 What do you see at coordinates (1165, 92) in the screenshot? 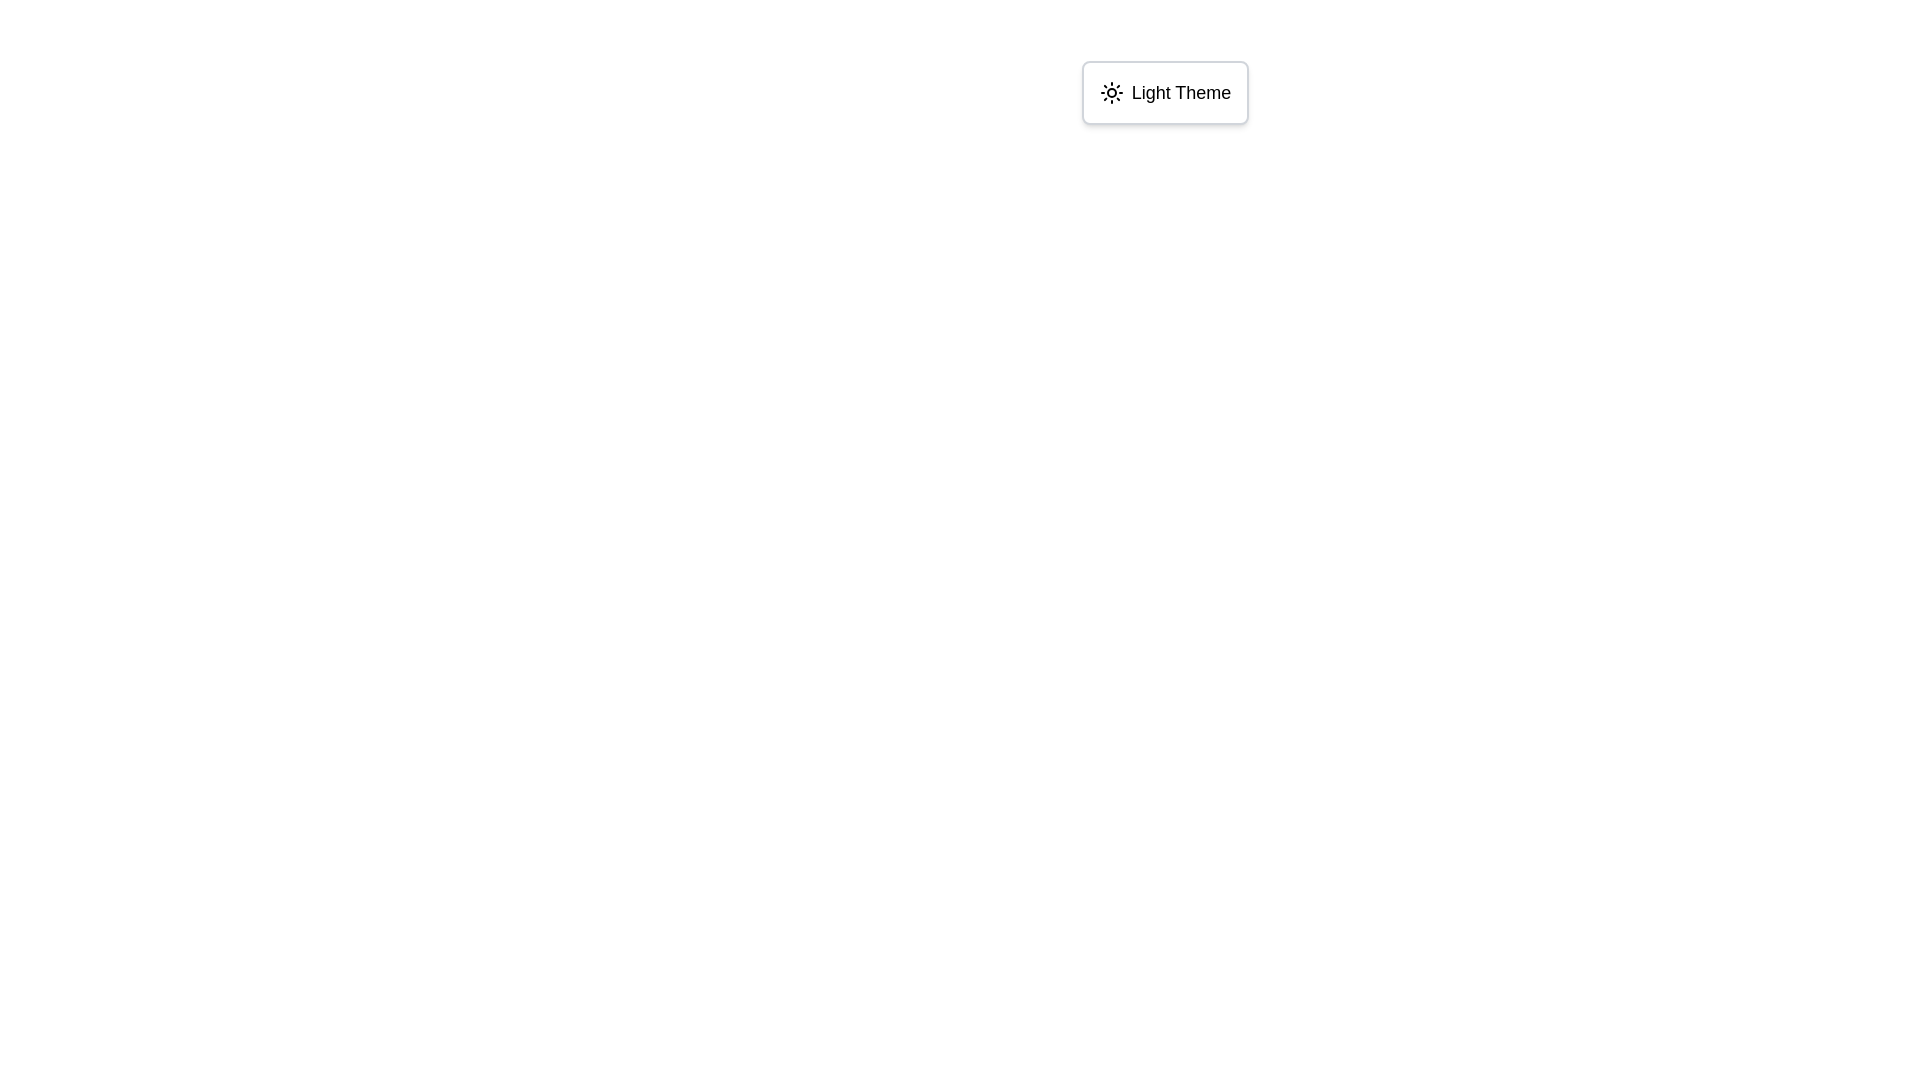
I see `the toggle switch button labeled 'Light Theme' with a sun icon` at bounding box center [1165, 92].